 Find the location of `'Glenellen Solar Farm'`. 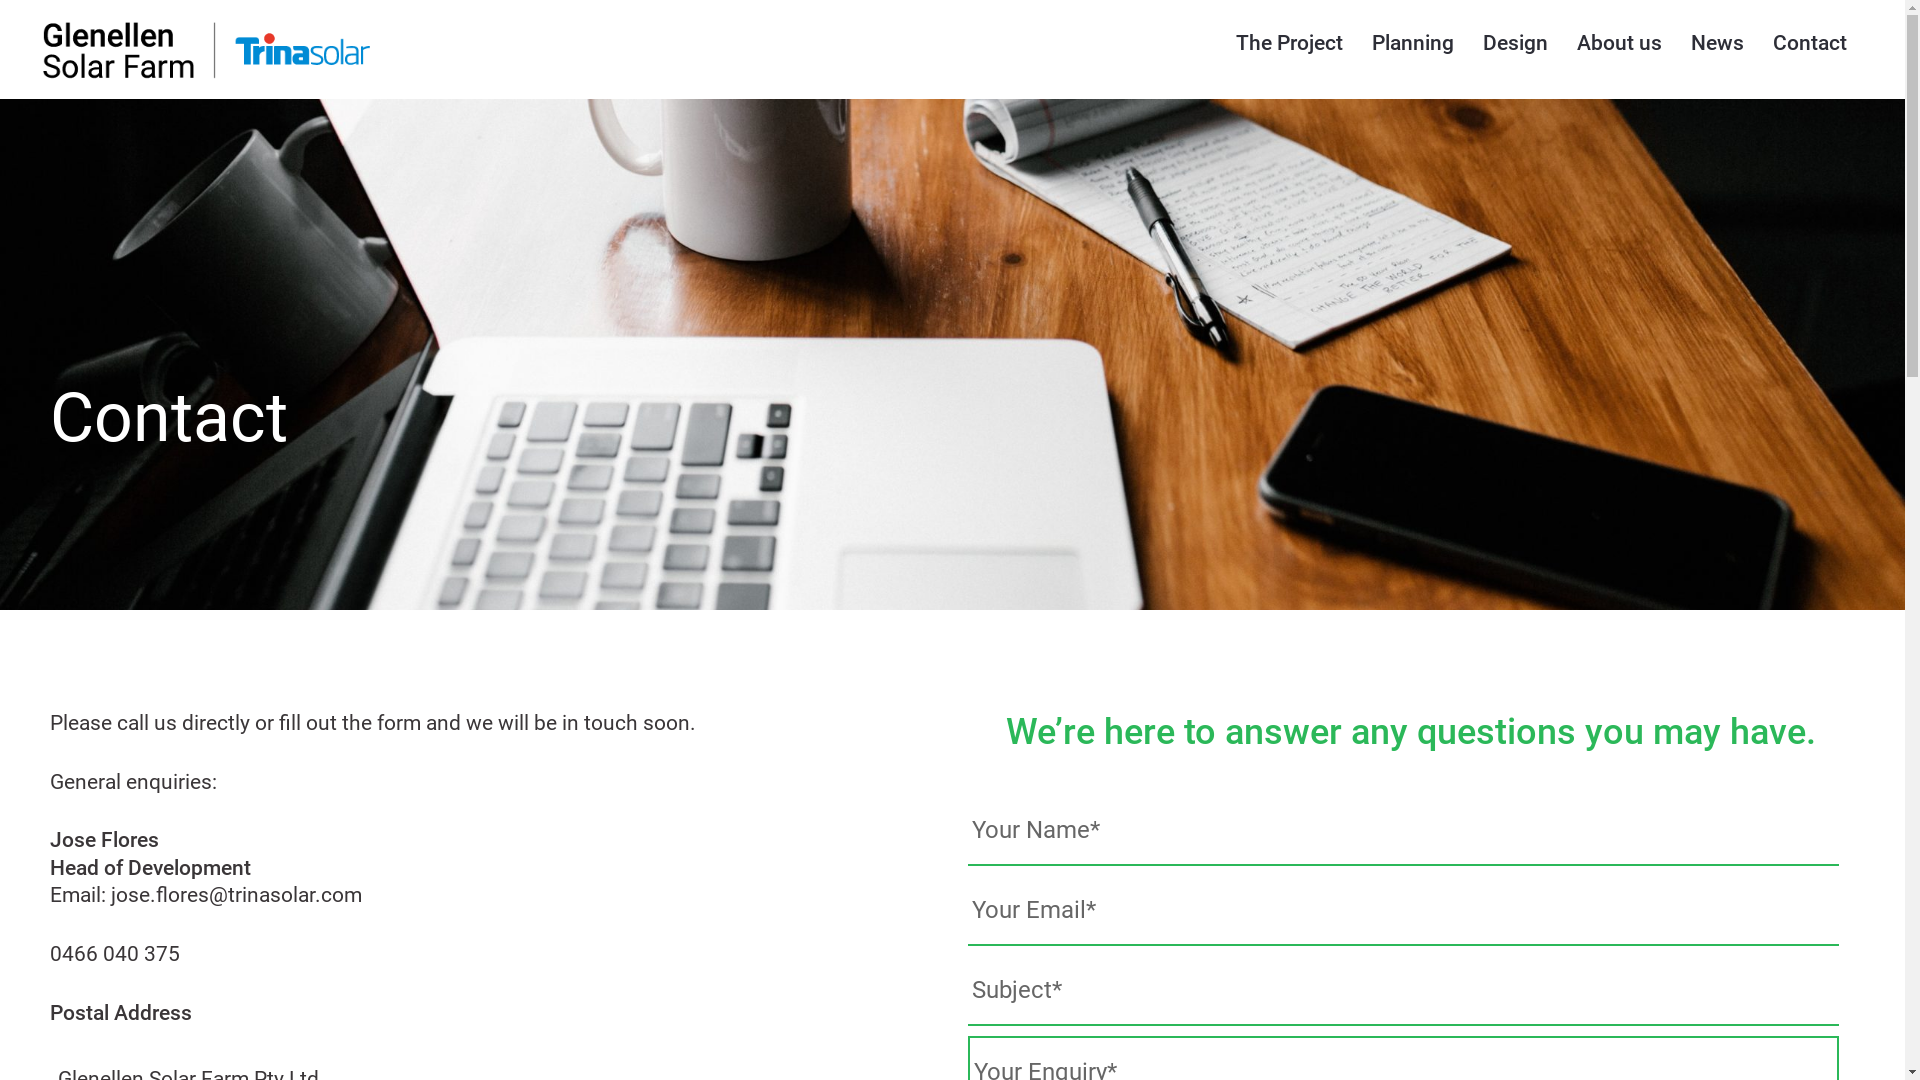

'Glenellen Solar Farm' is located at coordinates (332, 56).